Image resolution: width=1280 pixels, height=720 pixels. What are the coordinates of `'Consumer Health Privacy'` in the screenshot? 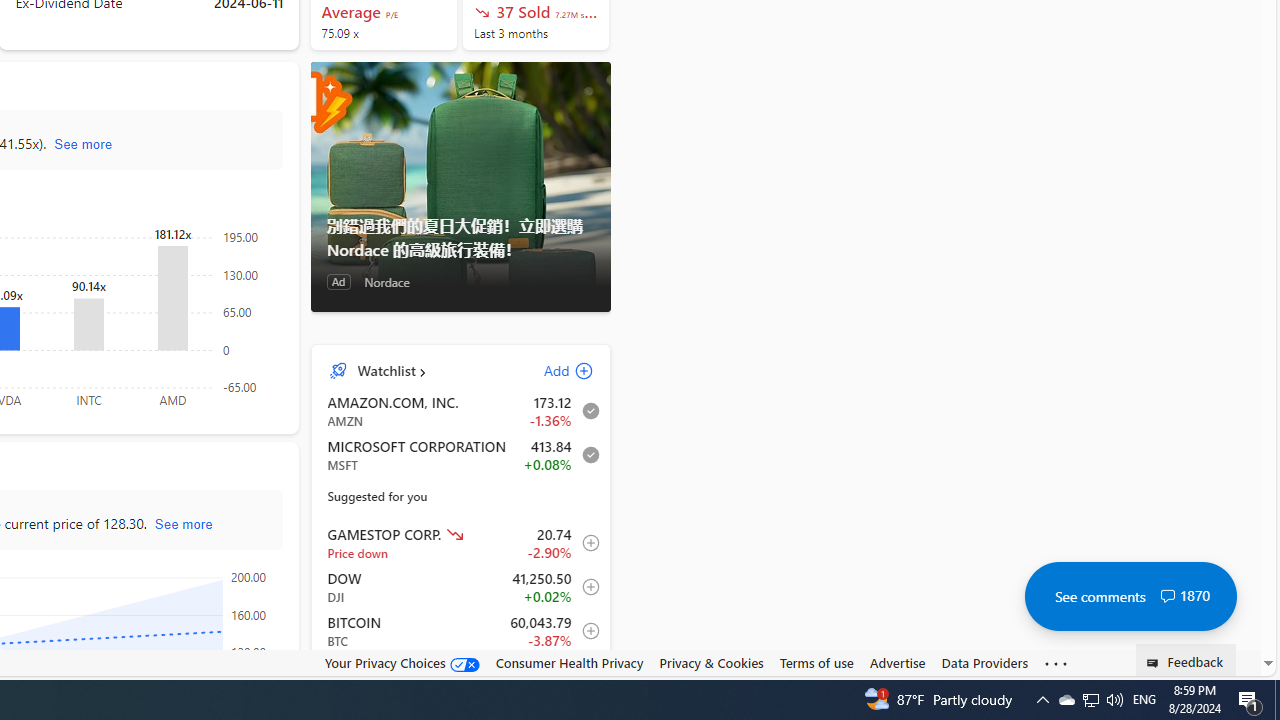 It's located at (568, 663).